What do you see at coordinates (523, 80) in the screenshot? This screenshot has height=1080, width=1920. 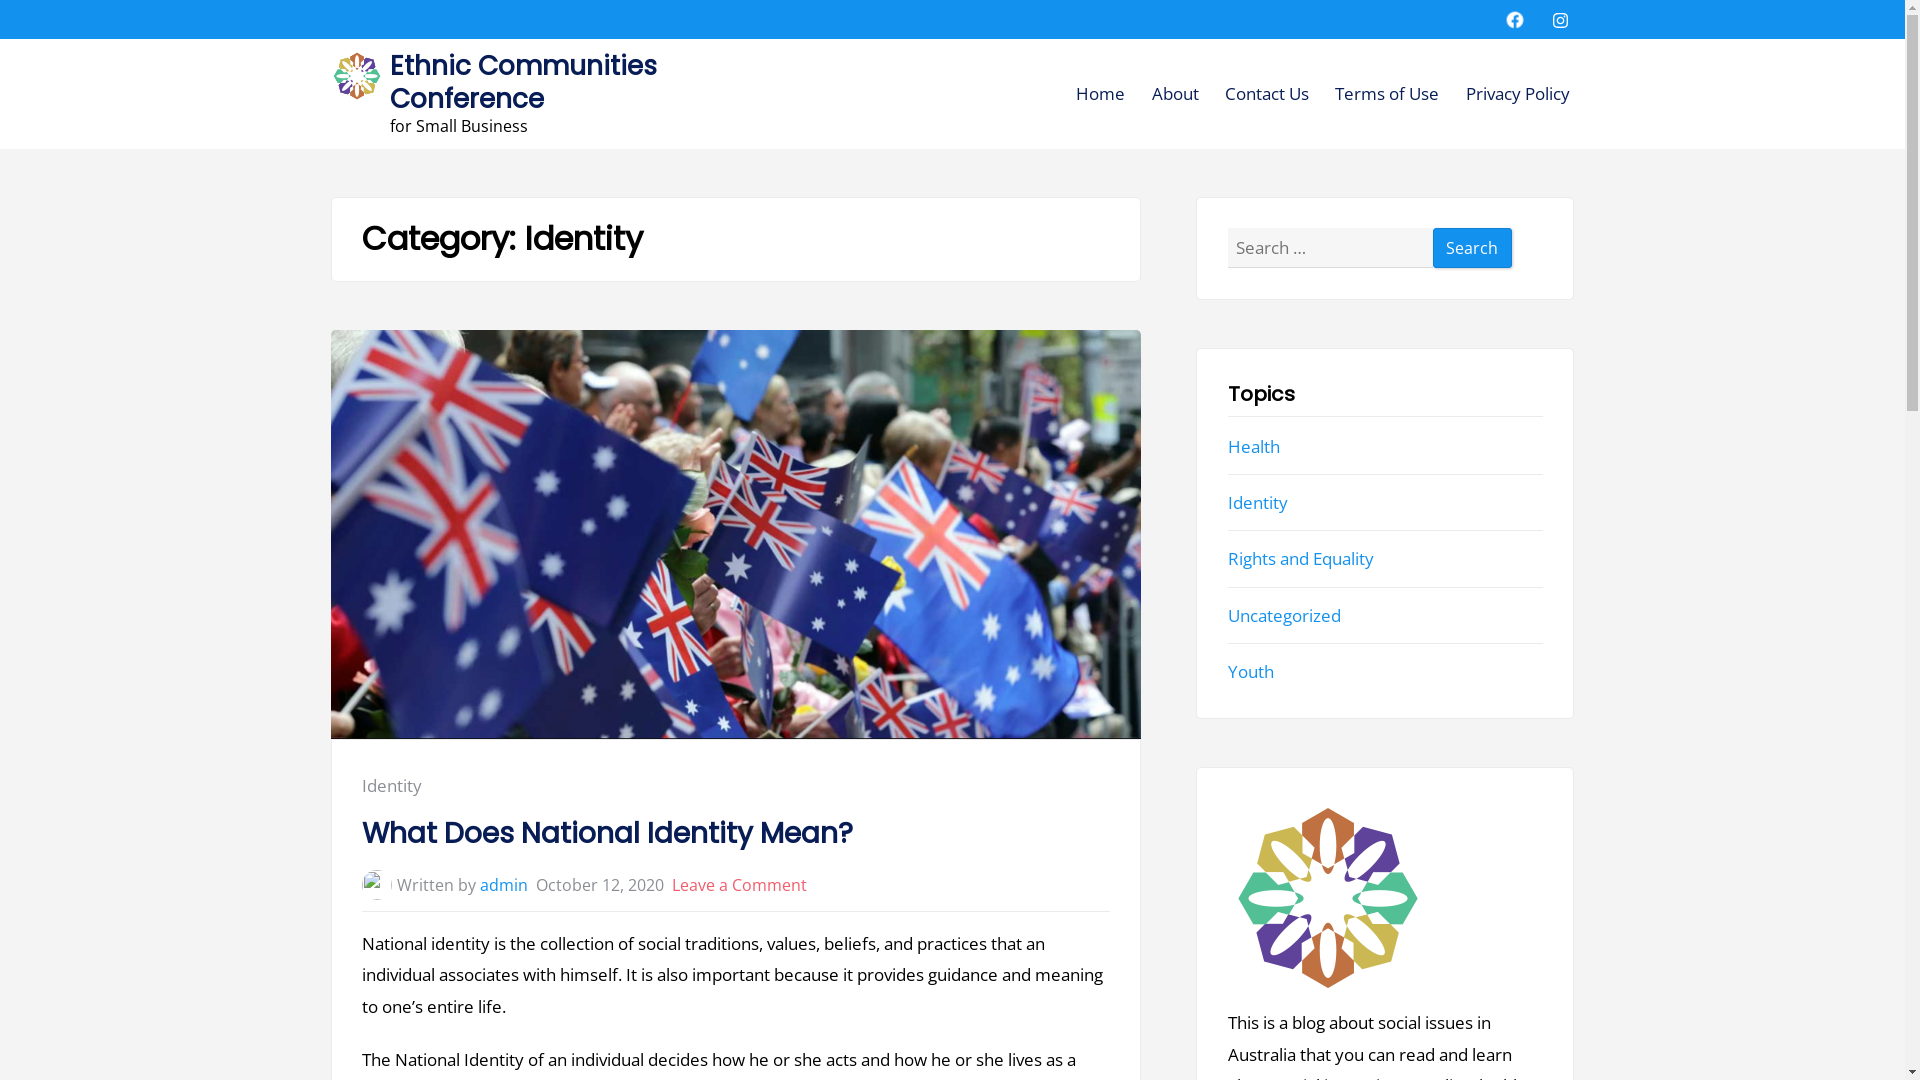 I see `'Ethnic Communities Conference'` at bounding box center [523, 80].